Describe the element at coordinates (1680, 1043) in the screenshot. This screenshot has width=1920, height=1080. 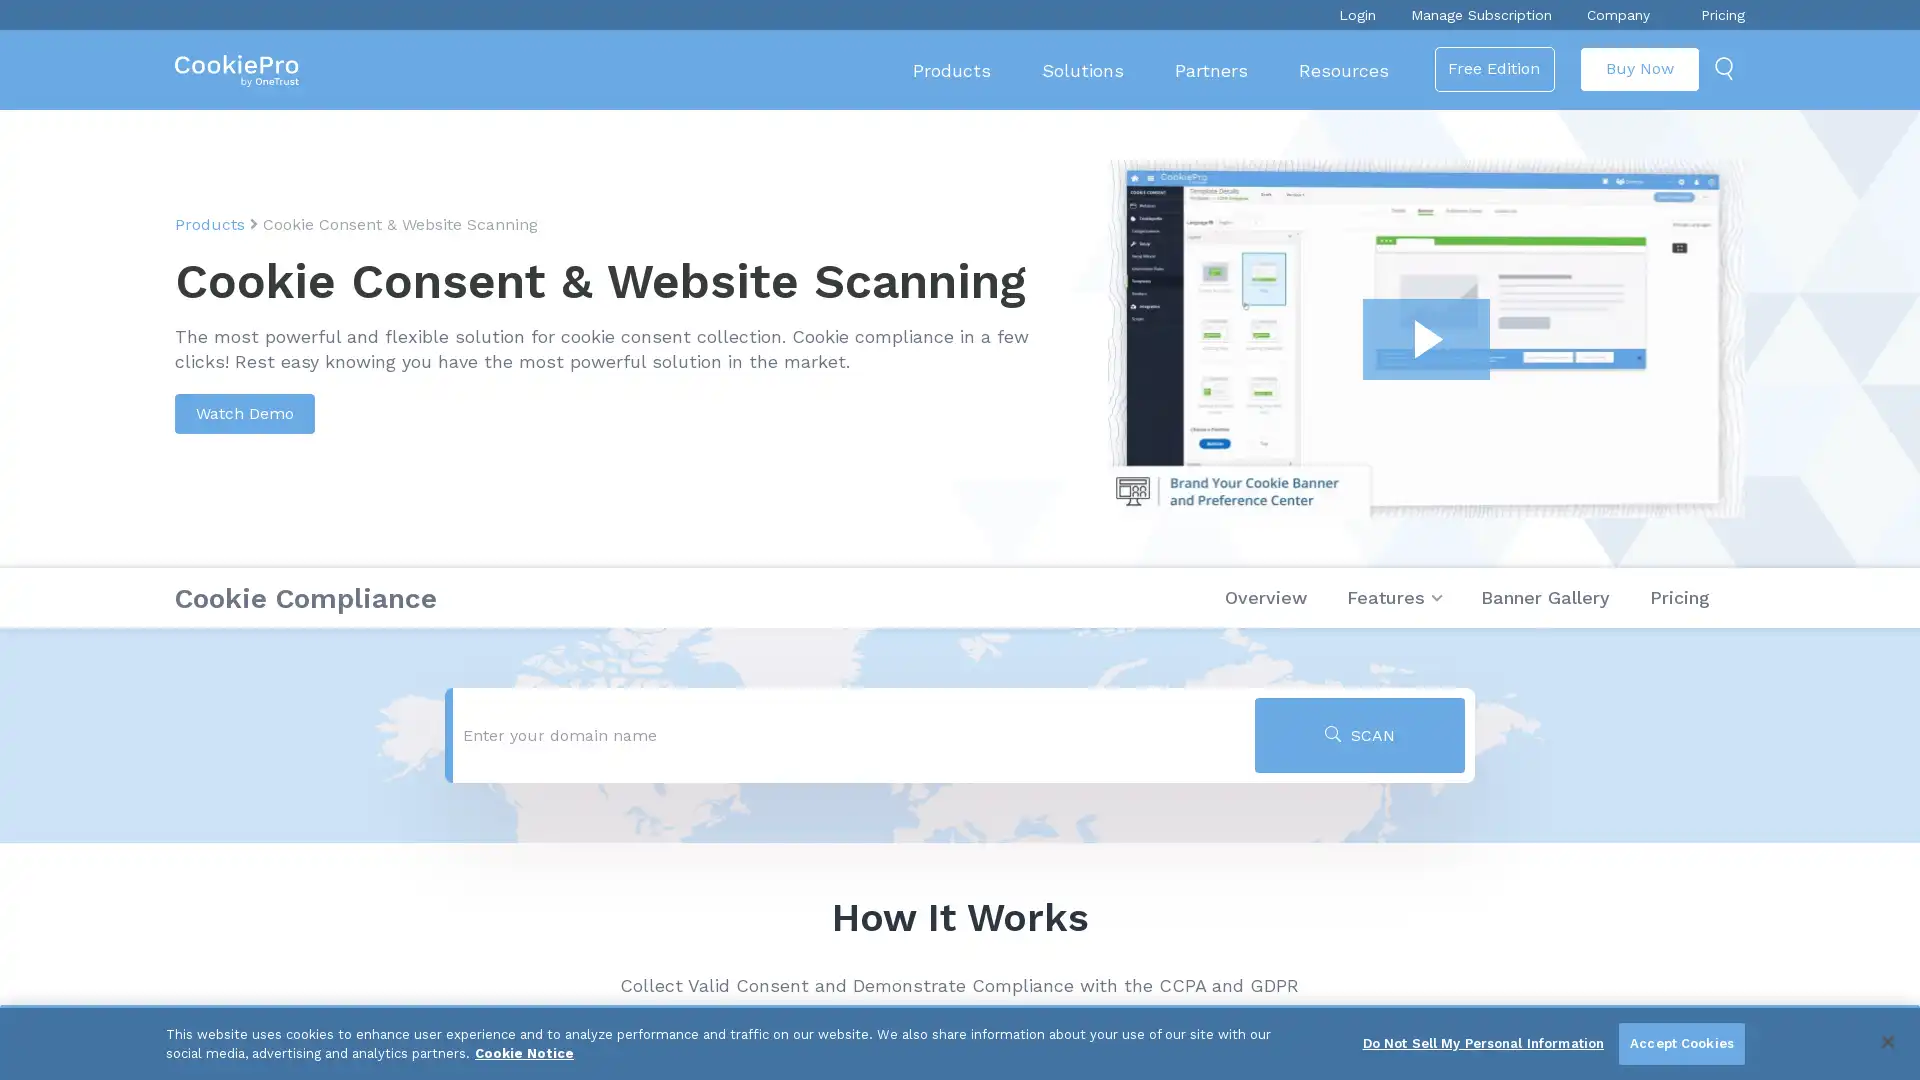
I see `Accept Cookies` at that location.